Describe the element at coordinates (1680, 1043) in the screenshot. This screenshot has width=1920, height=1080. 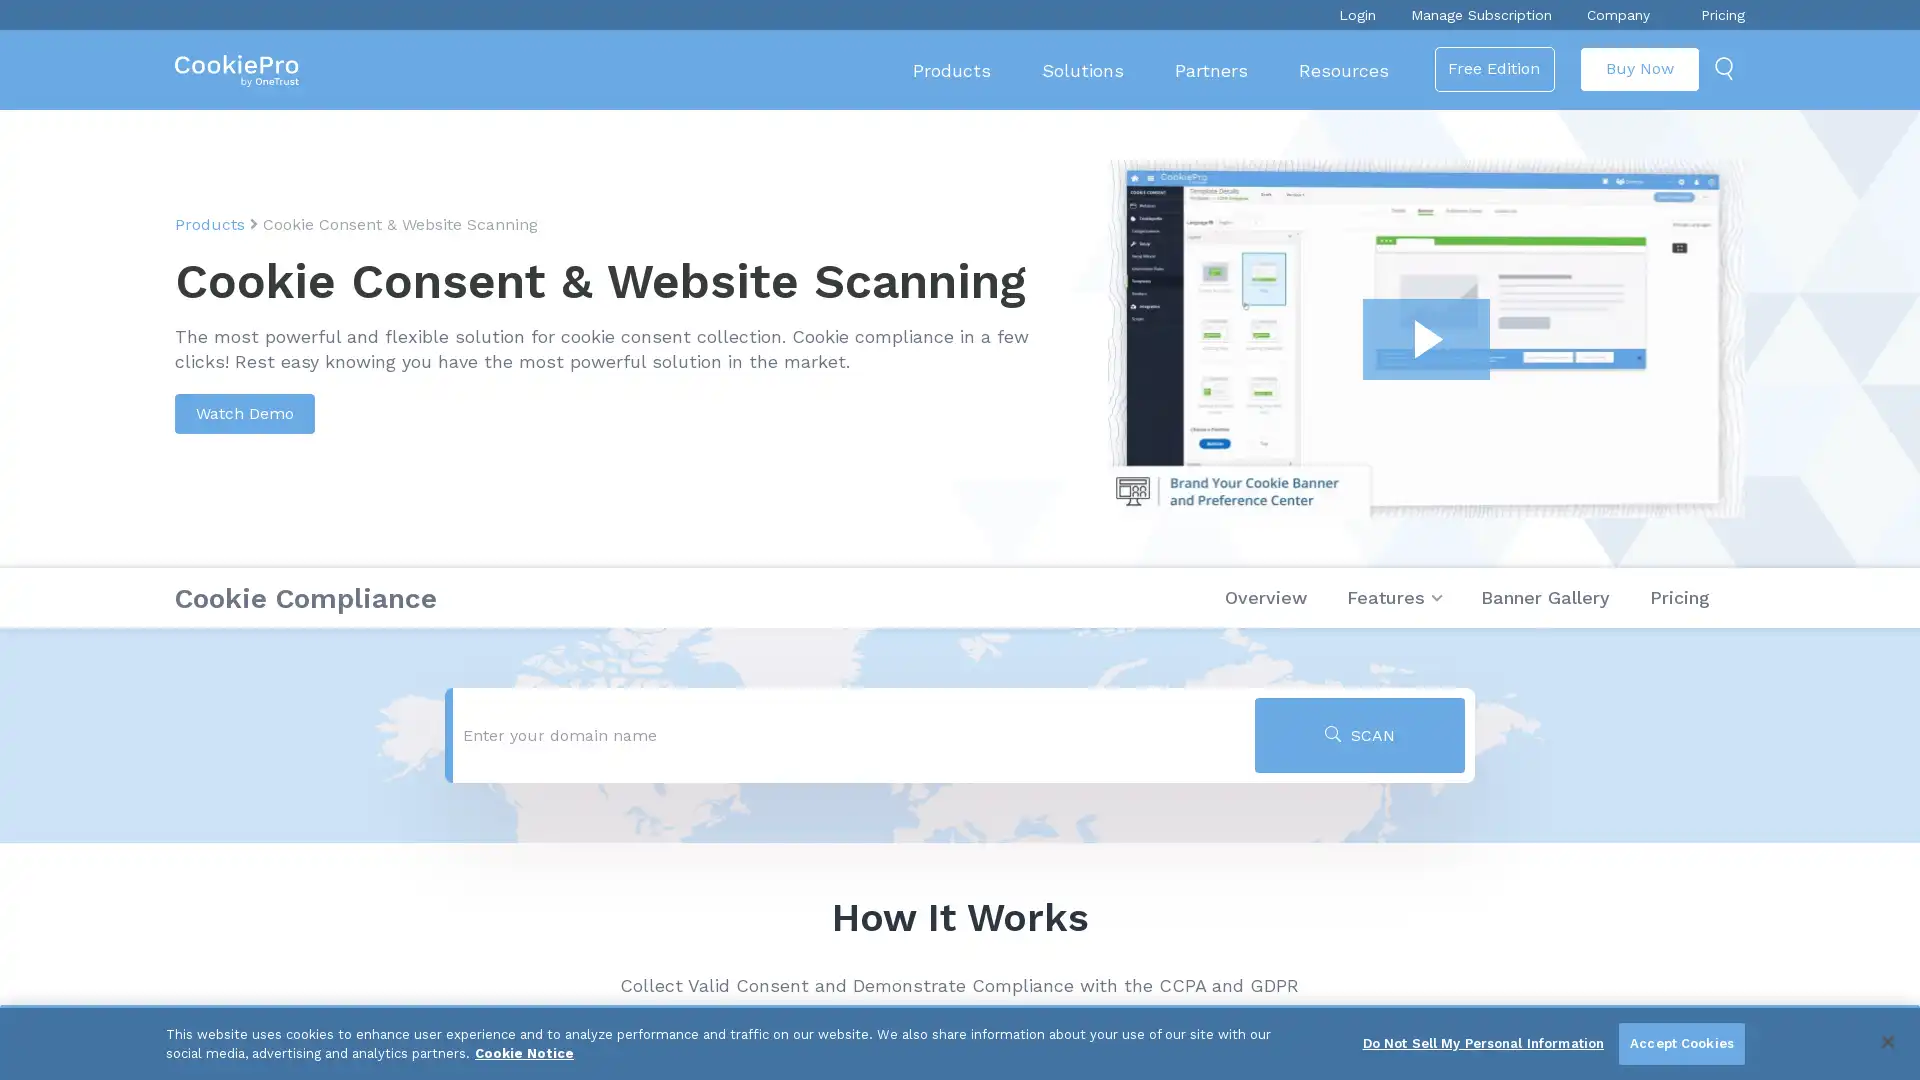
I see `Accept Cookies` at that location.